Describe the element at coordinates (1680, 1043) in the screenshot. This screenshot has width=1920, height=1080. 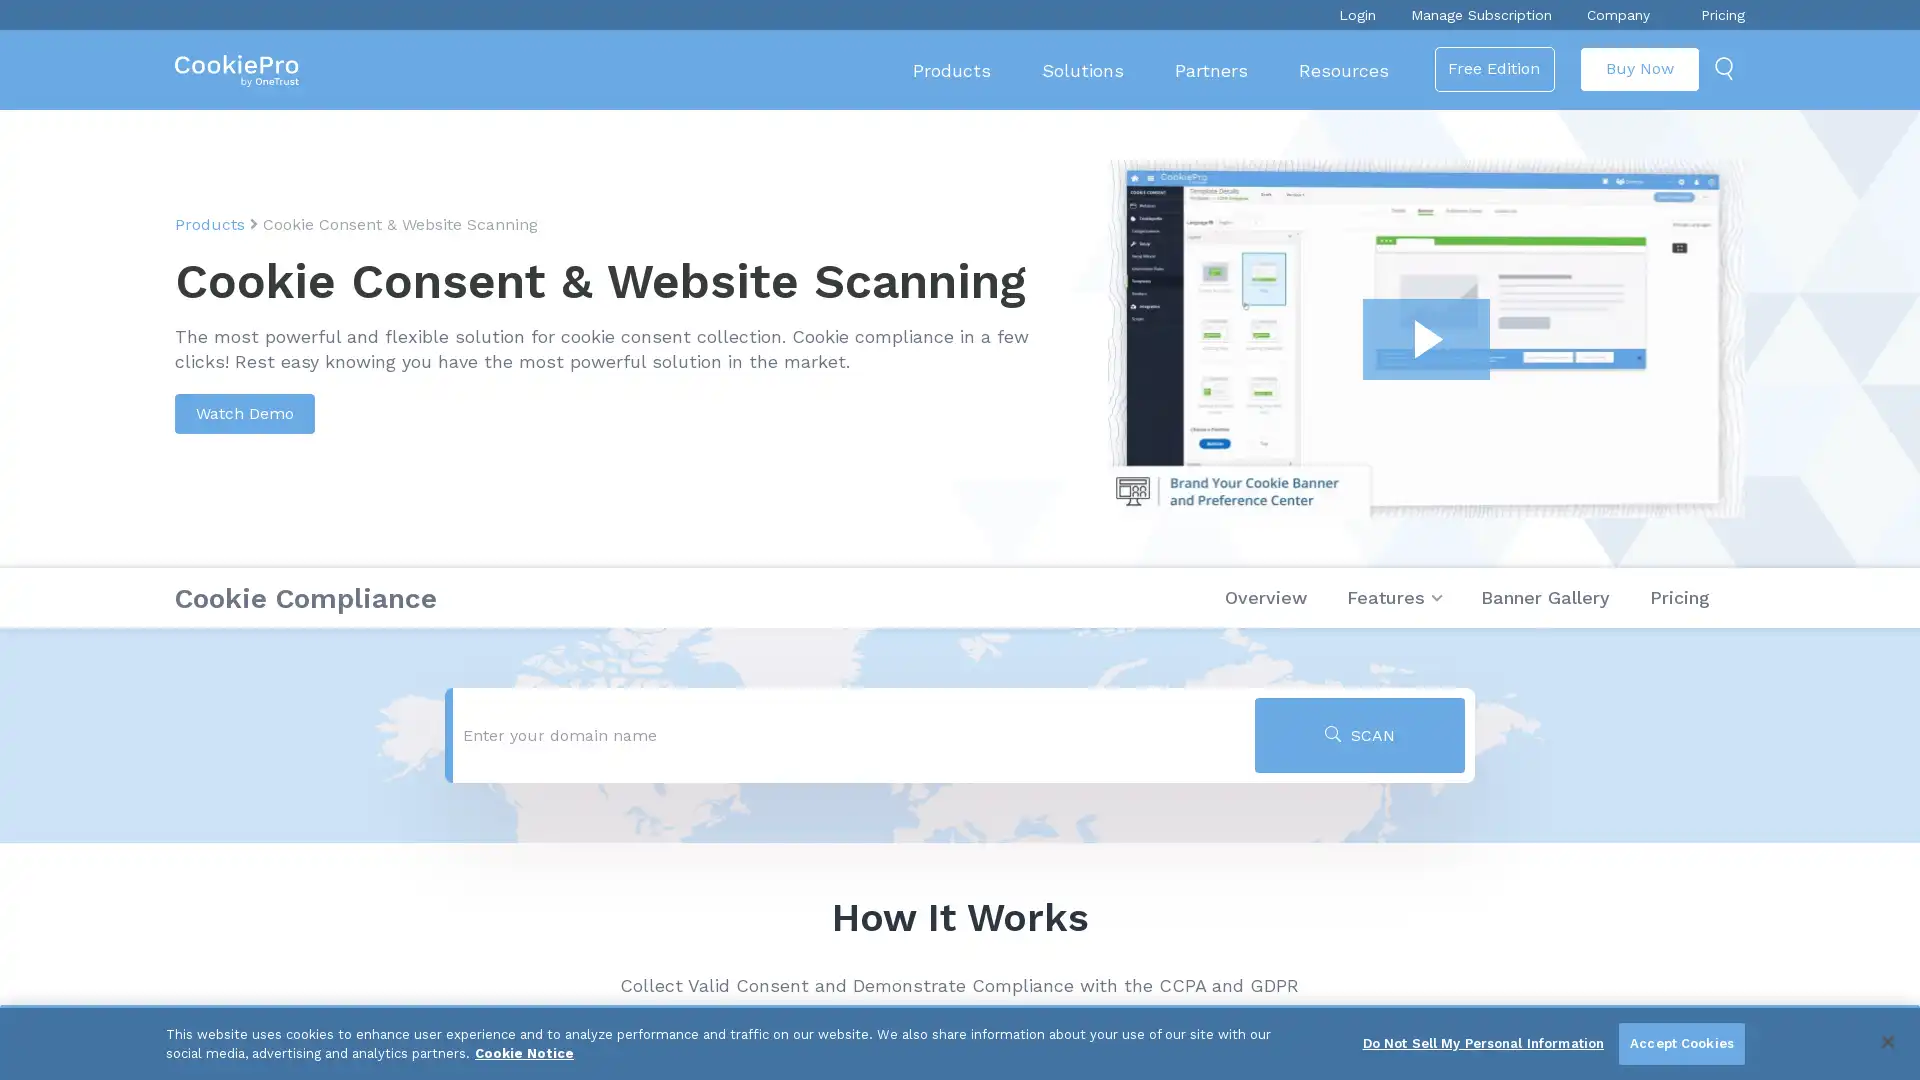
I see `Accept Cookies` at that location.